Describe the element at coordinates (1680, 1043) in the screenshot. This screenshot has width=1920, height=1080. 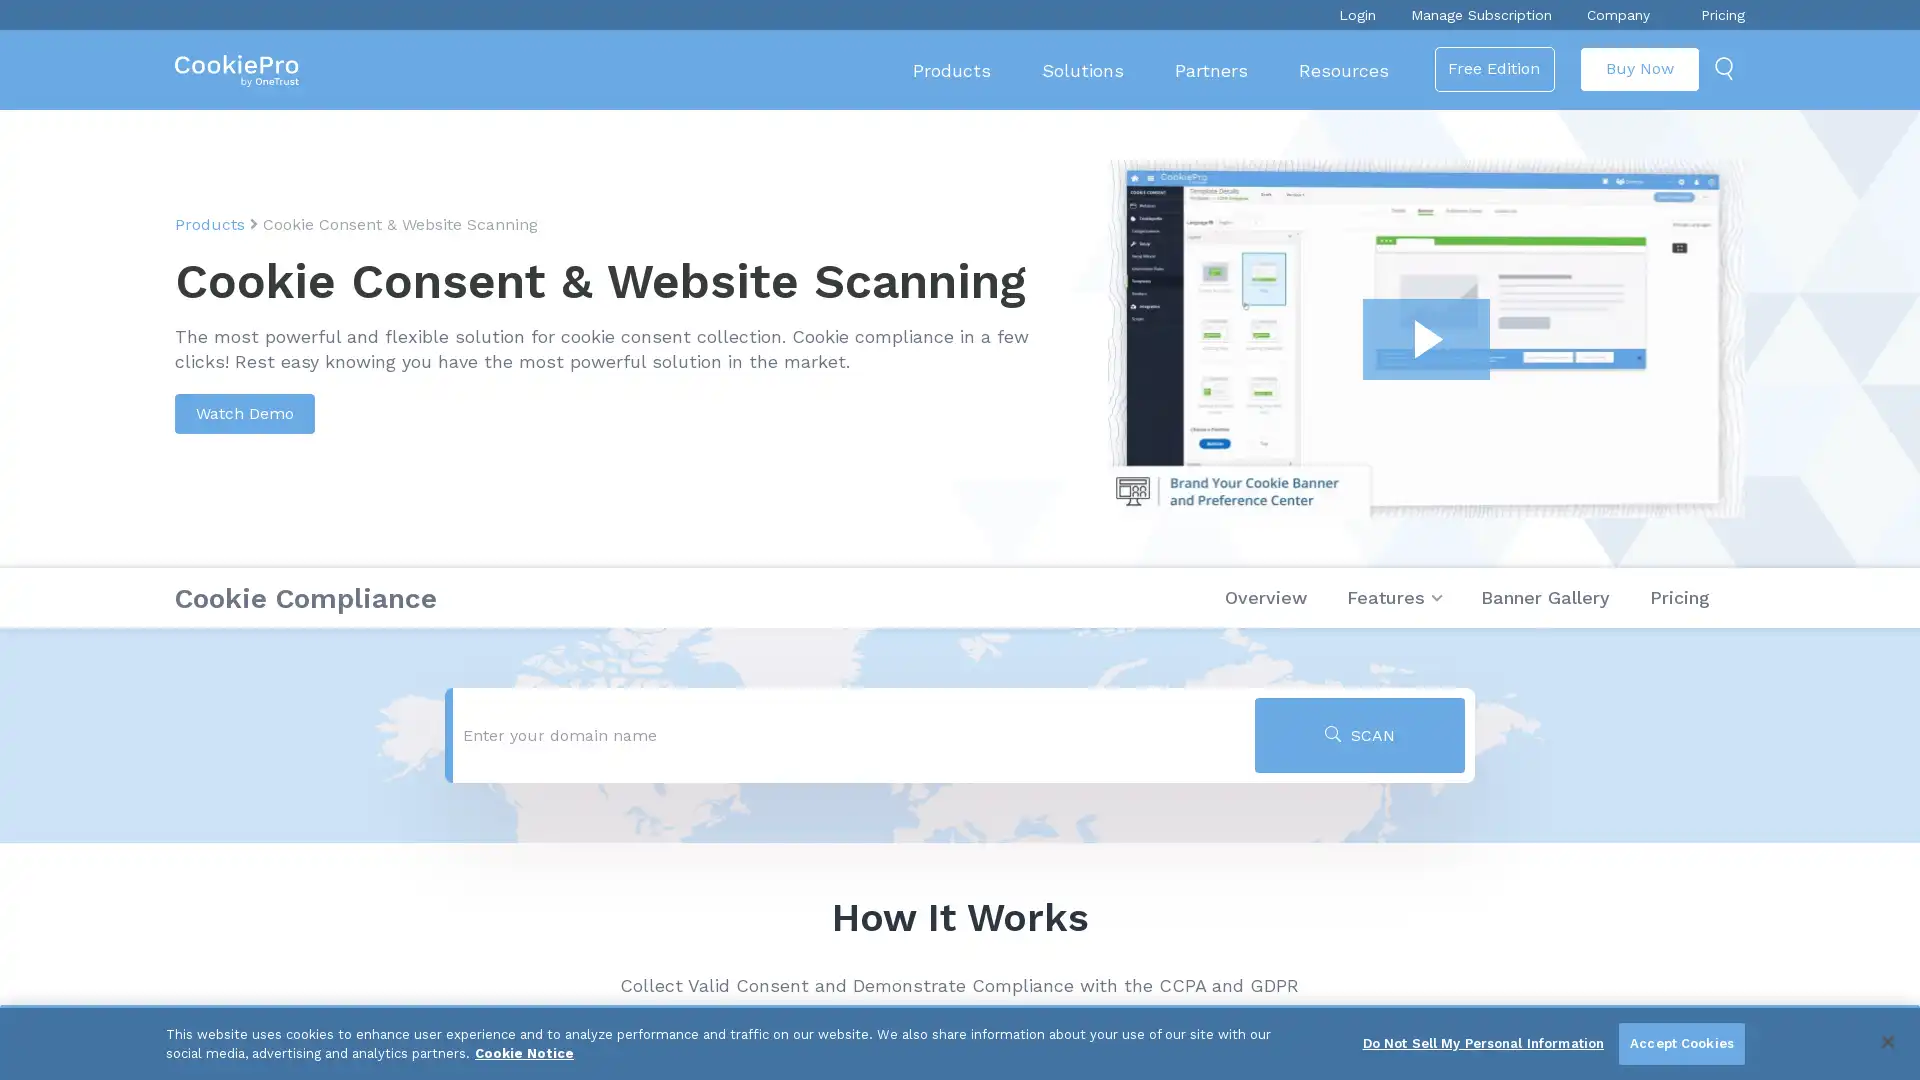
I see `Accept Cookies` at that location.